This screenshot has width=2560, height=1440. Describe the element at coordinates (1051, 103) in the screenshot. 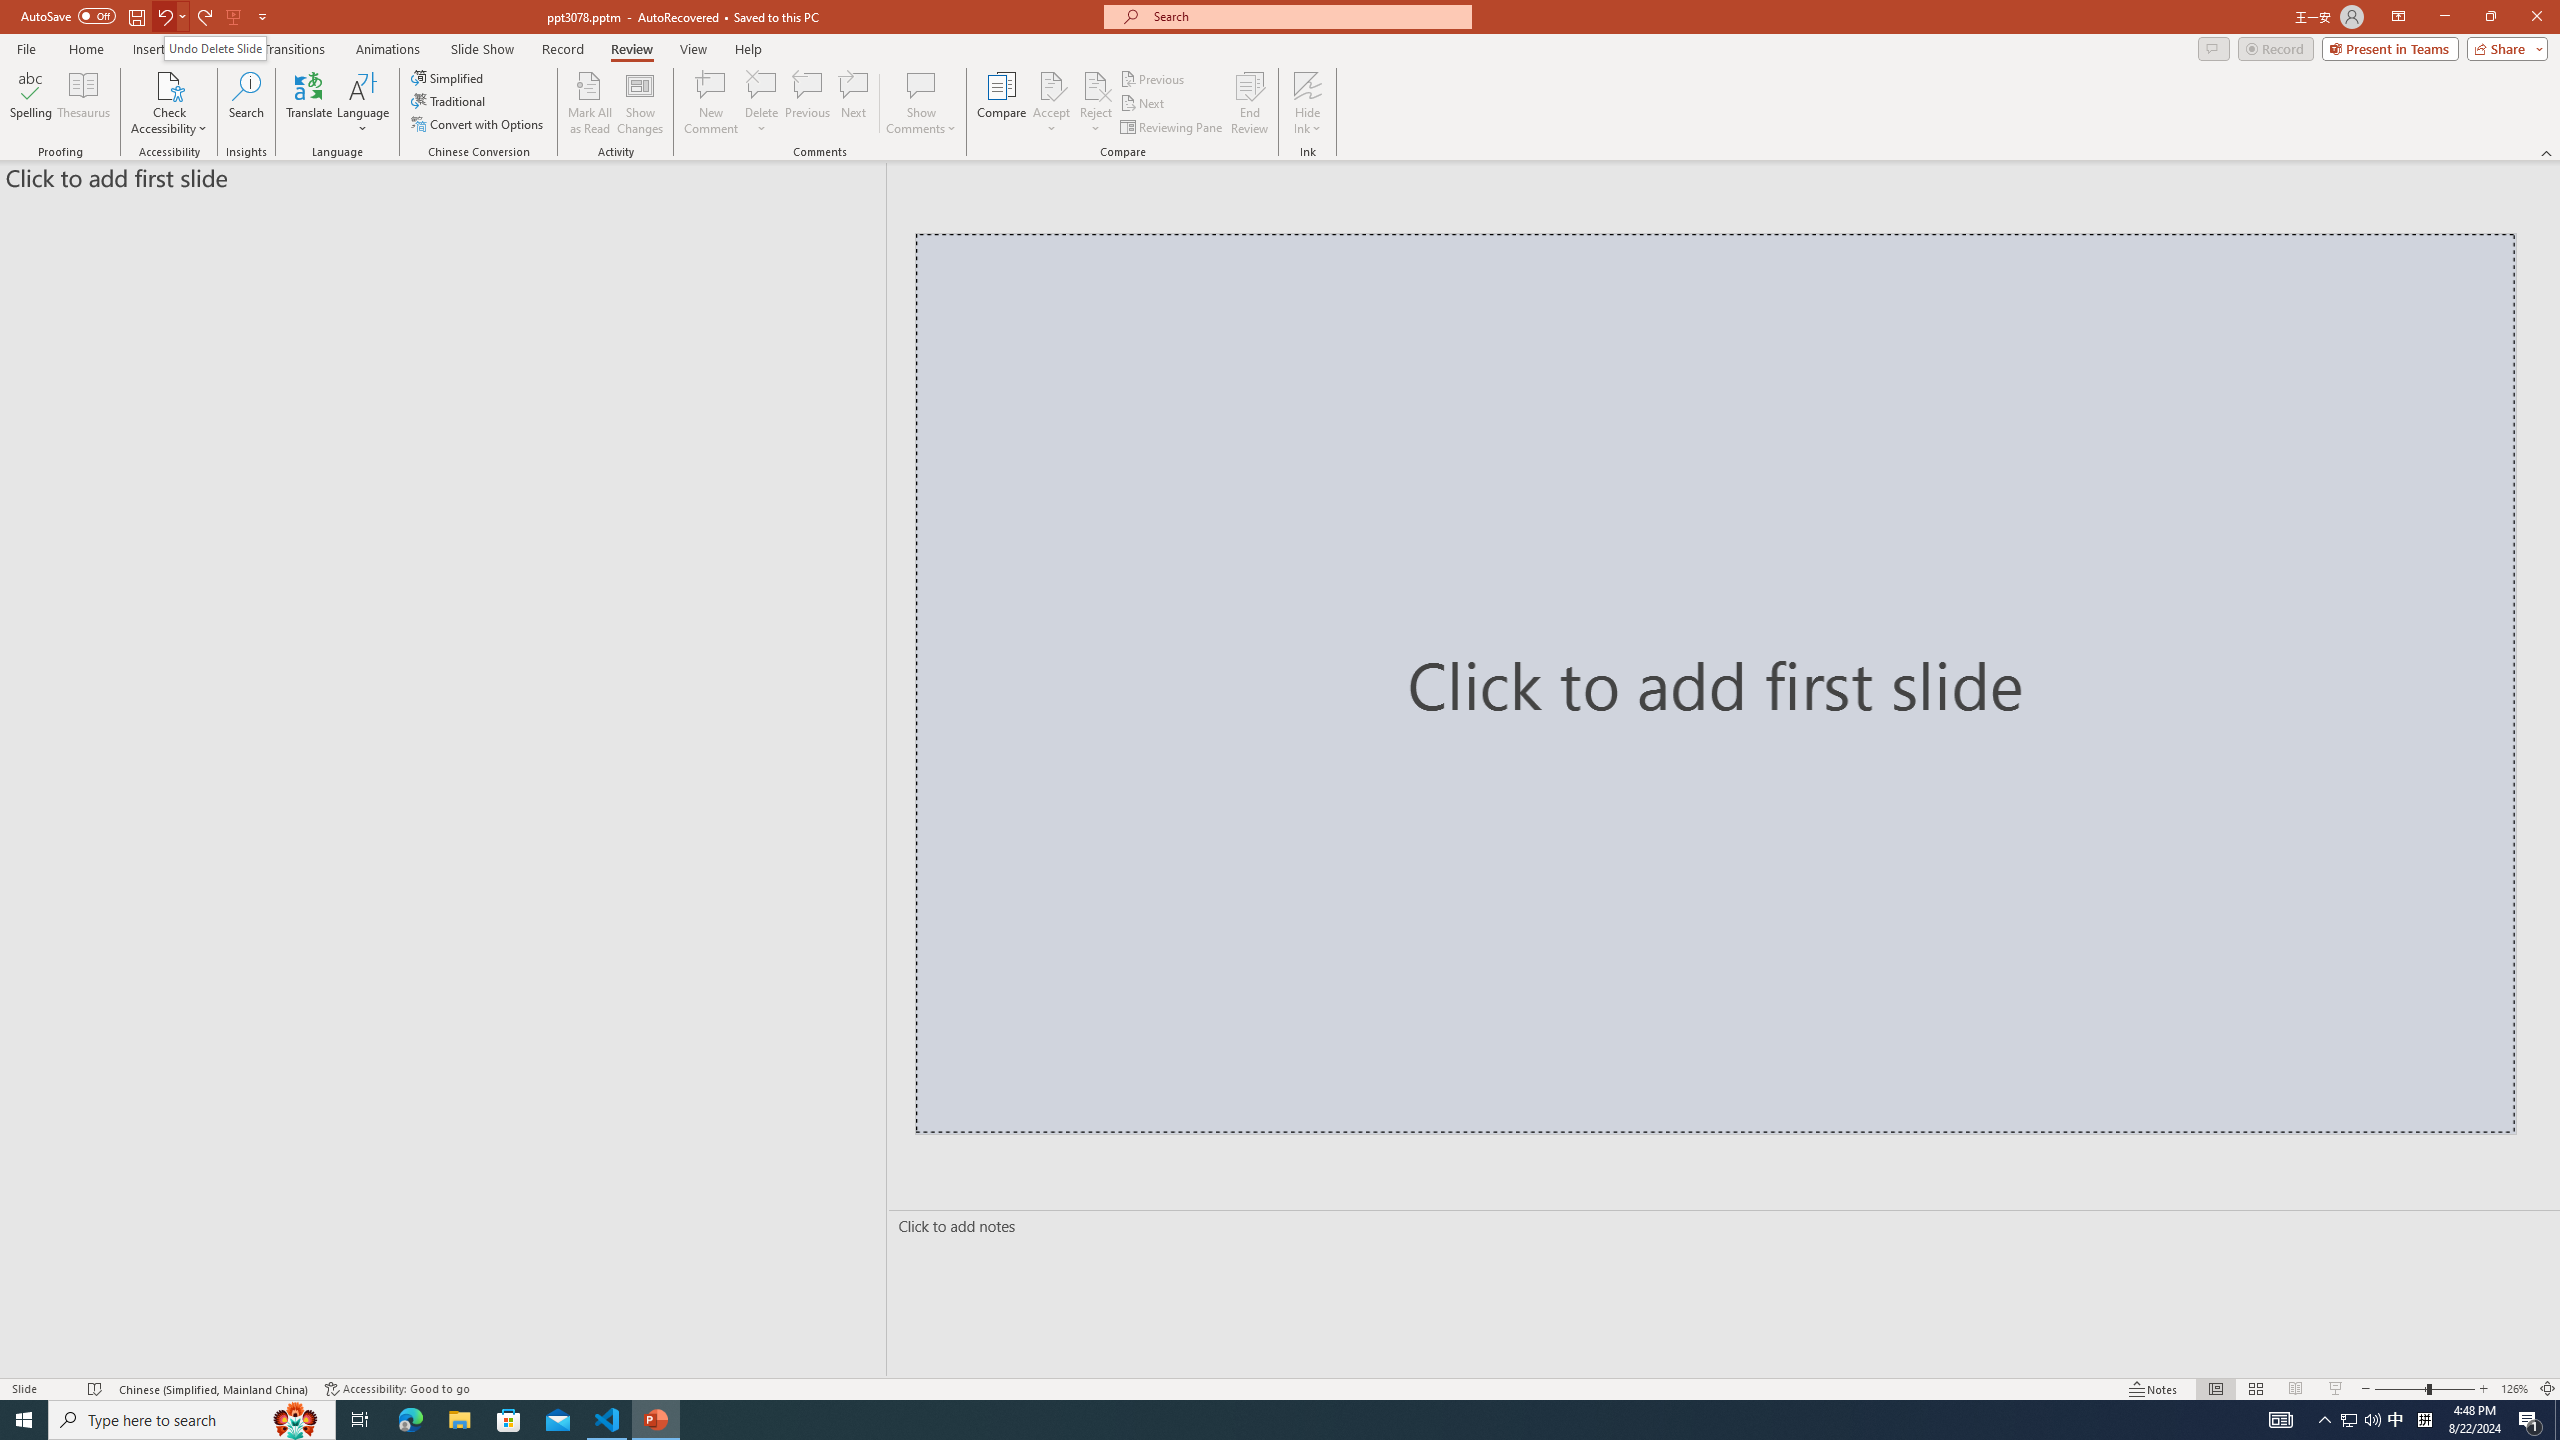

I see `'Accept'` at that location.